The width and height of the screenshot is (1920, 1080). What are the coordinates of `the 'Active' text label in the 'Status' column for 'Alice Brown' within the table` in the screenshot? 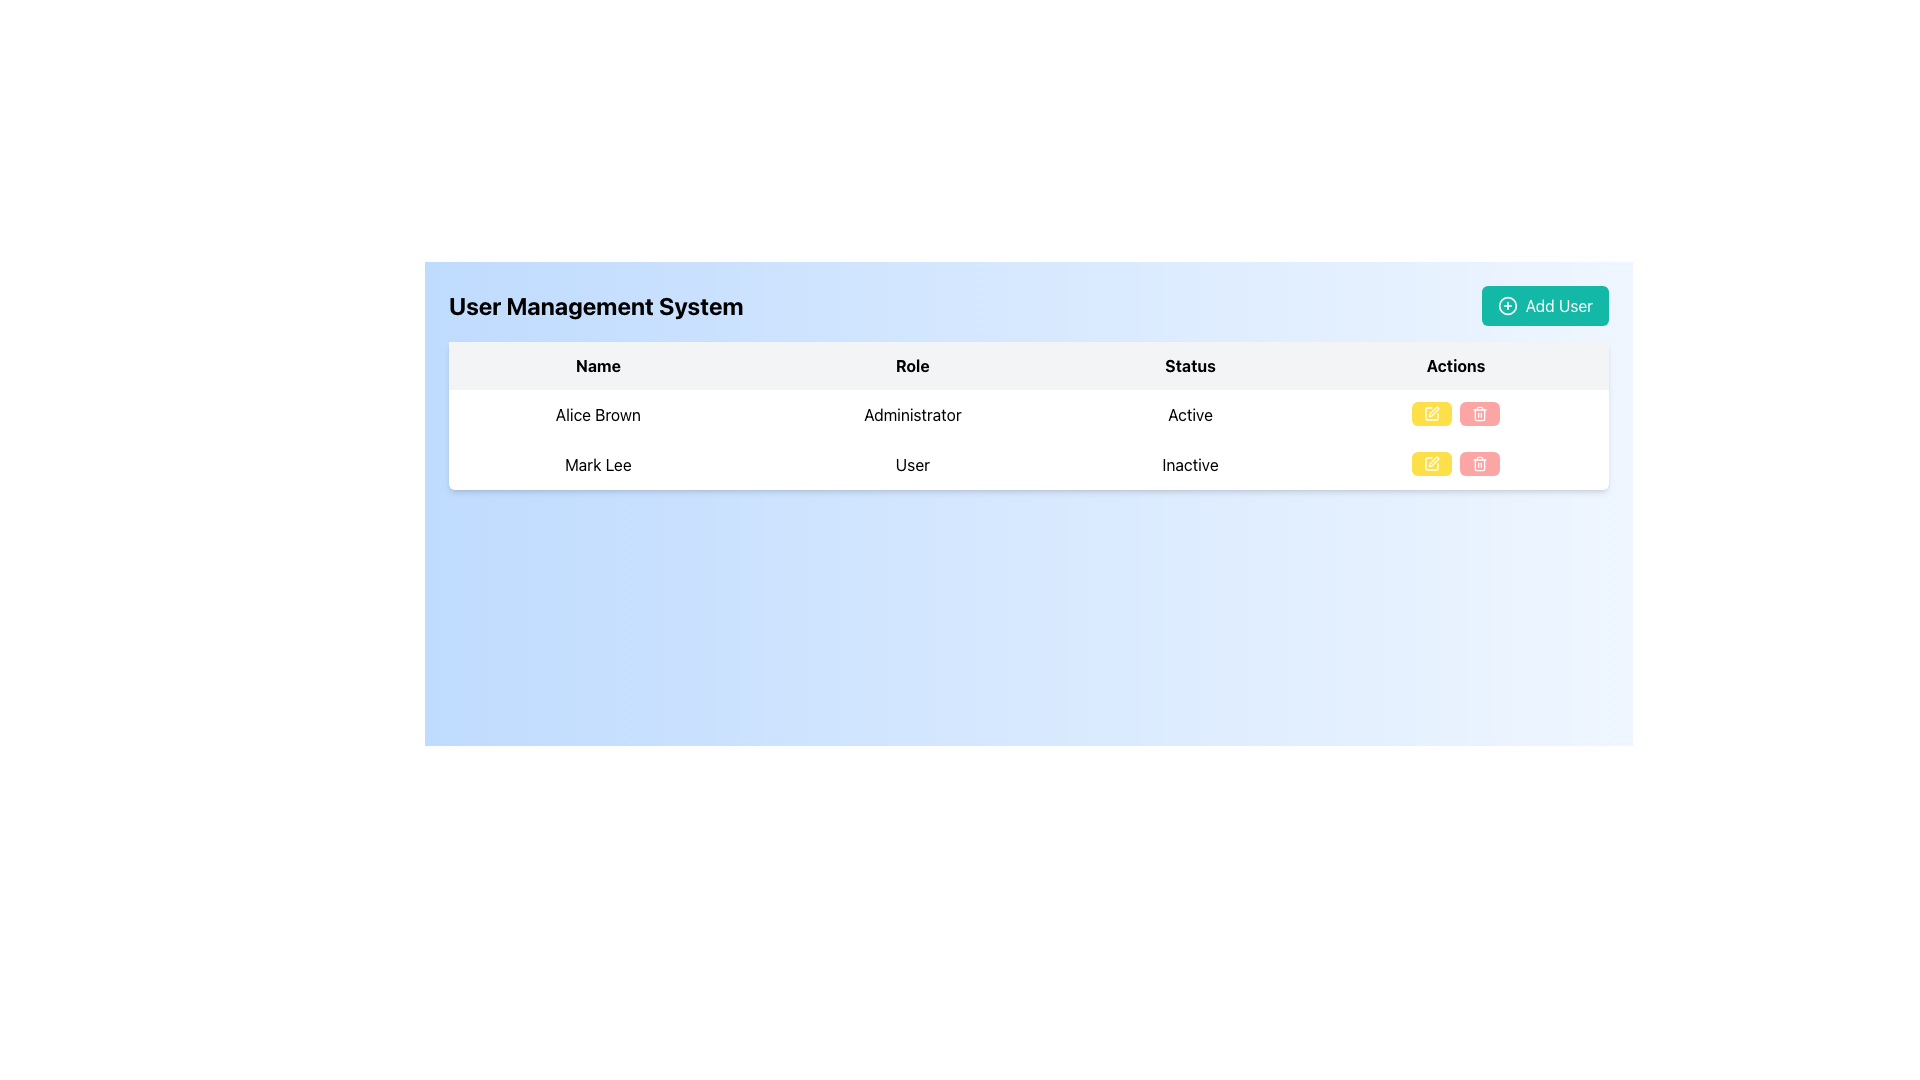 It's located at (1190, 414).